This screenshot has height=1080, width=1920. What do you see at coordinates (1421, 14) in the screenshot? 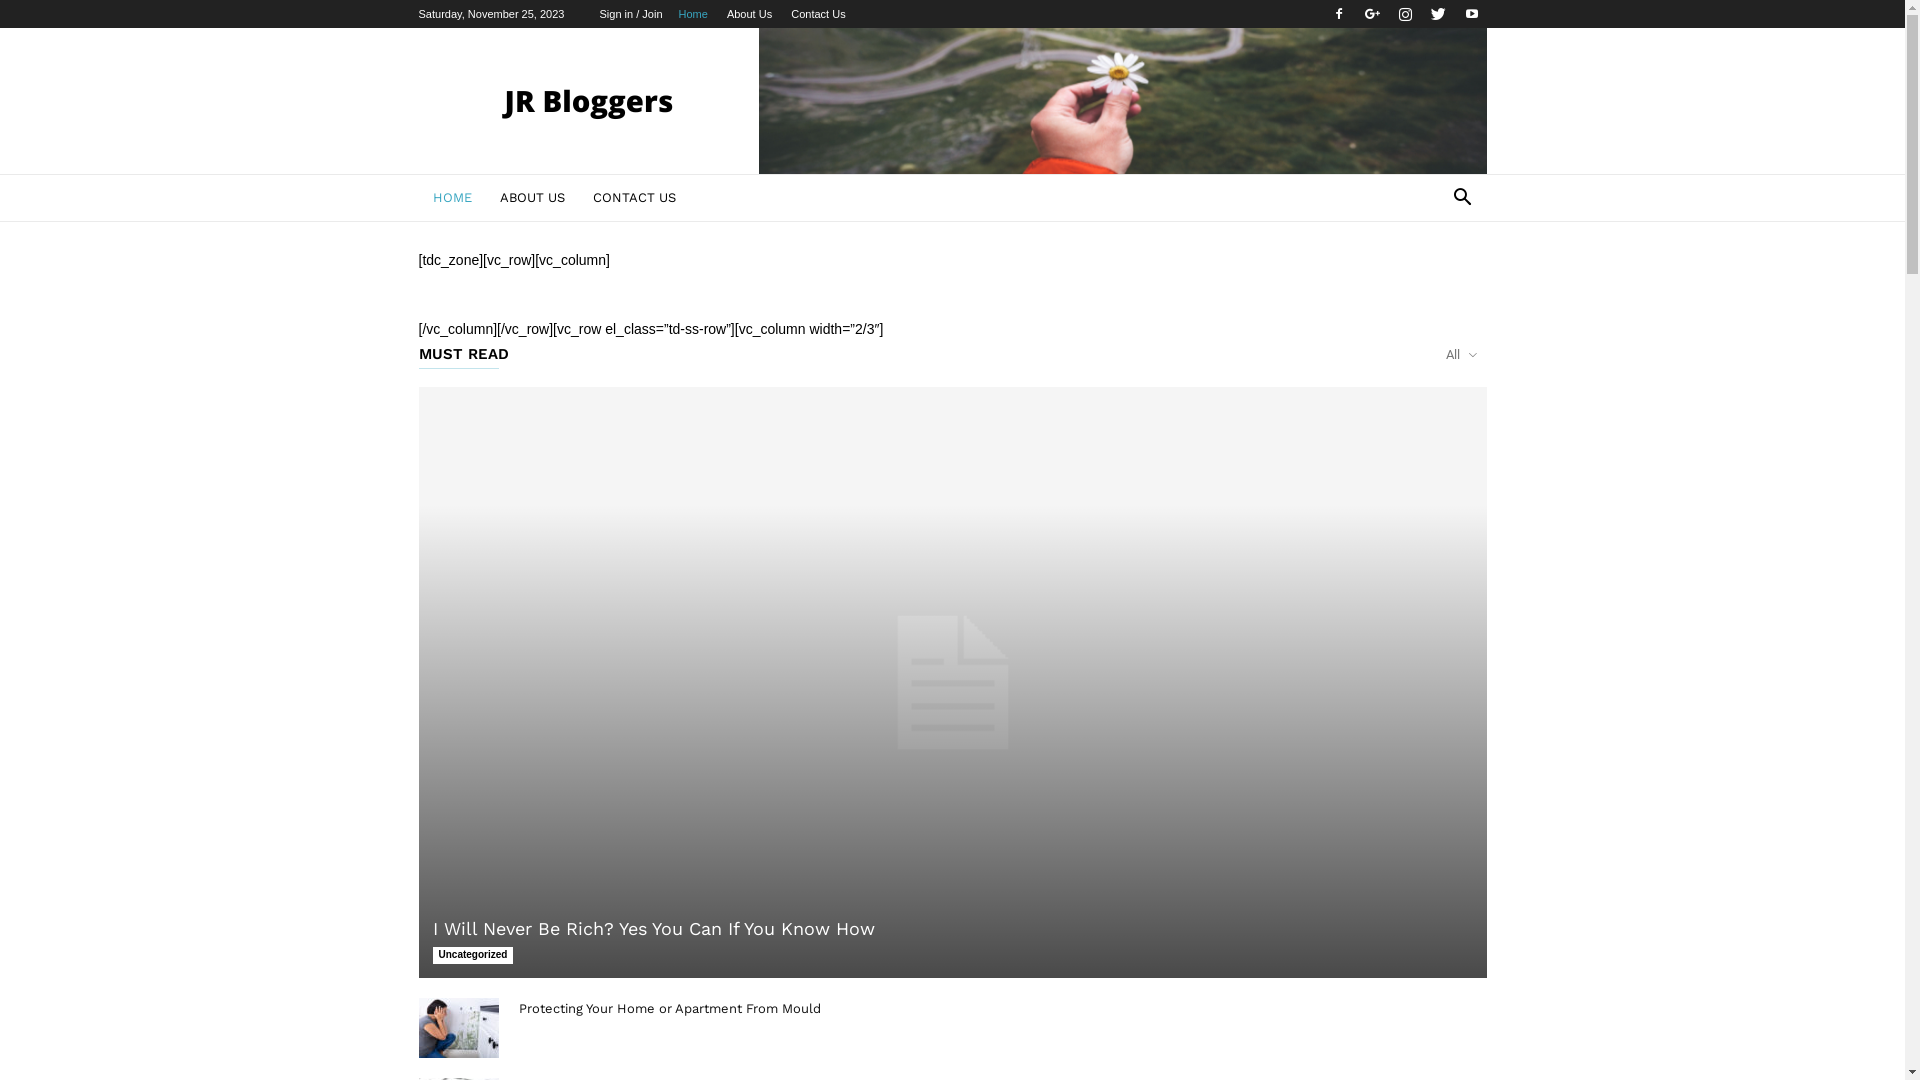
I see `'Twitter'` at bounding box center [1421, 14].